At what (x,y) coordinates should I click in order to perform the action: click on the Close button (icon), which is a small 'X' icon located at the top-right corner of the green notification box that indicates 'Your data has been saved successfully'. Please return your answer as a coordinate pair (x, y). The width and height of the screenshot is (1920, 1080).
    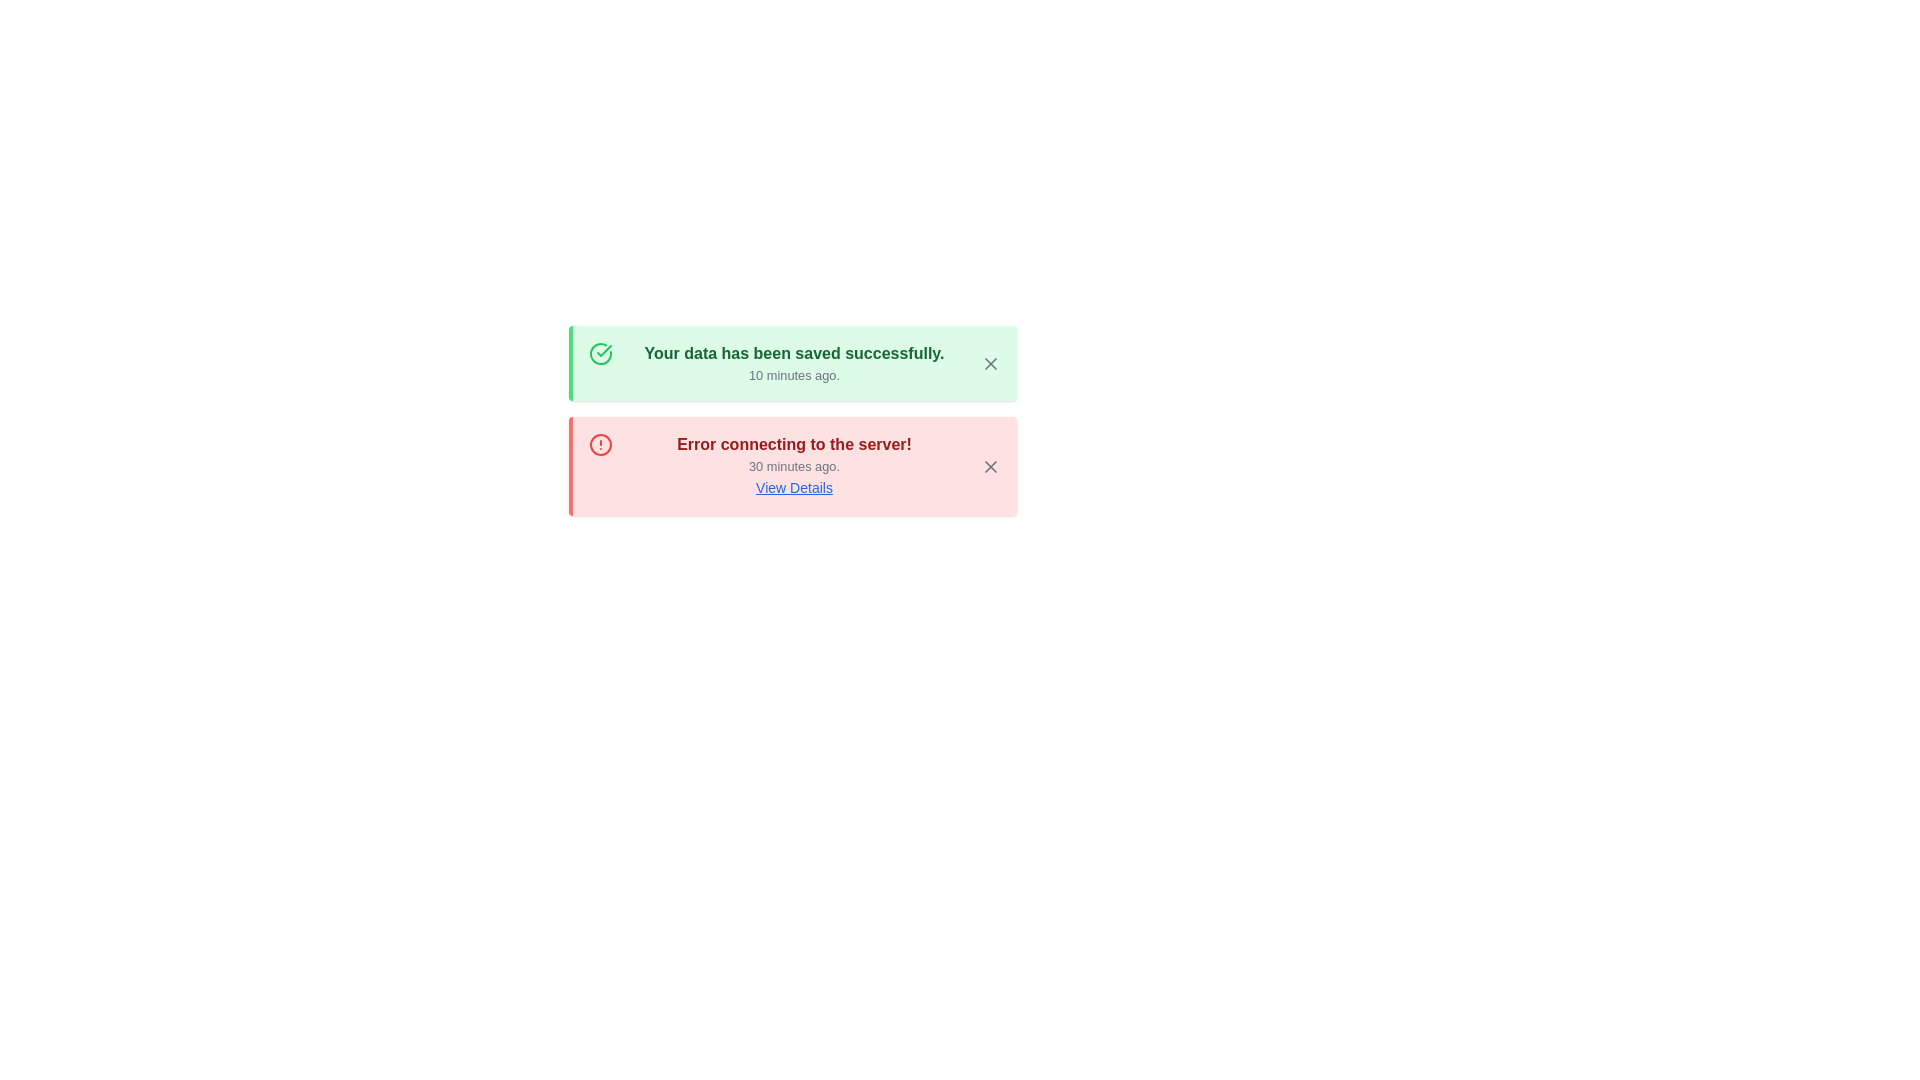
    Looking at the image, I should click on (990, 363).